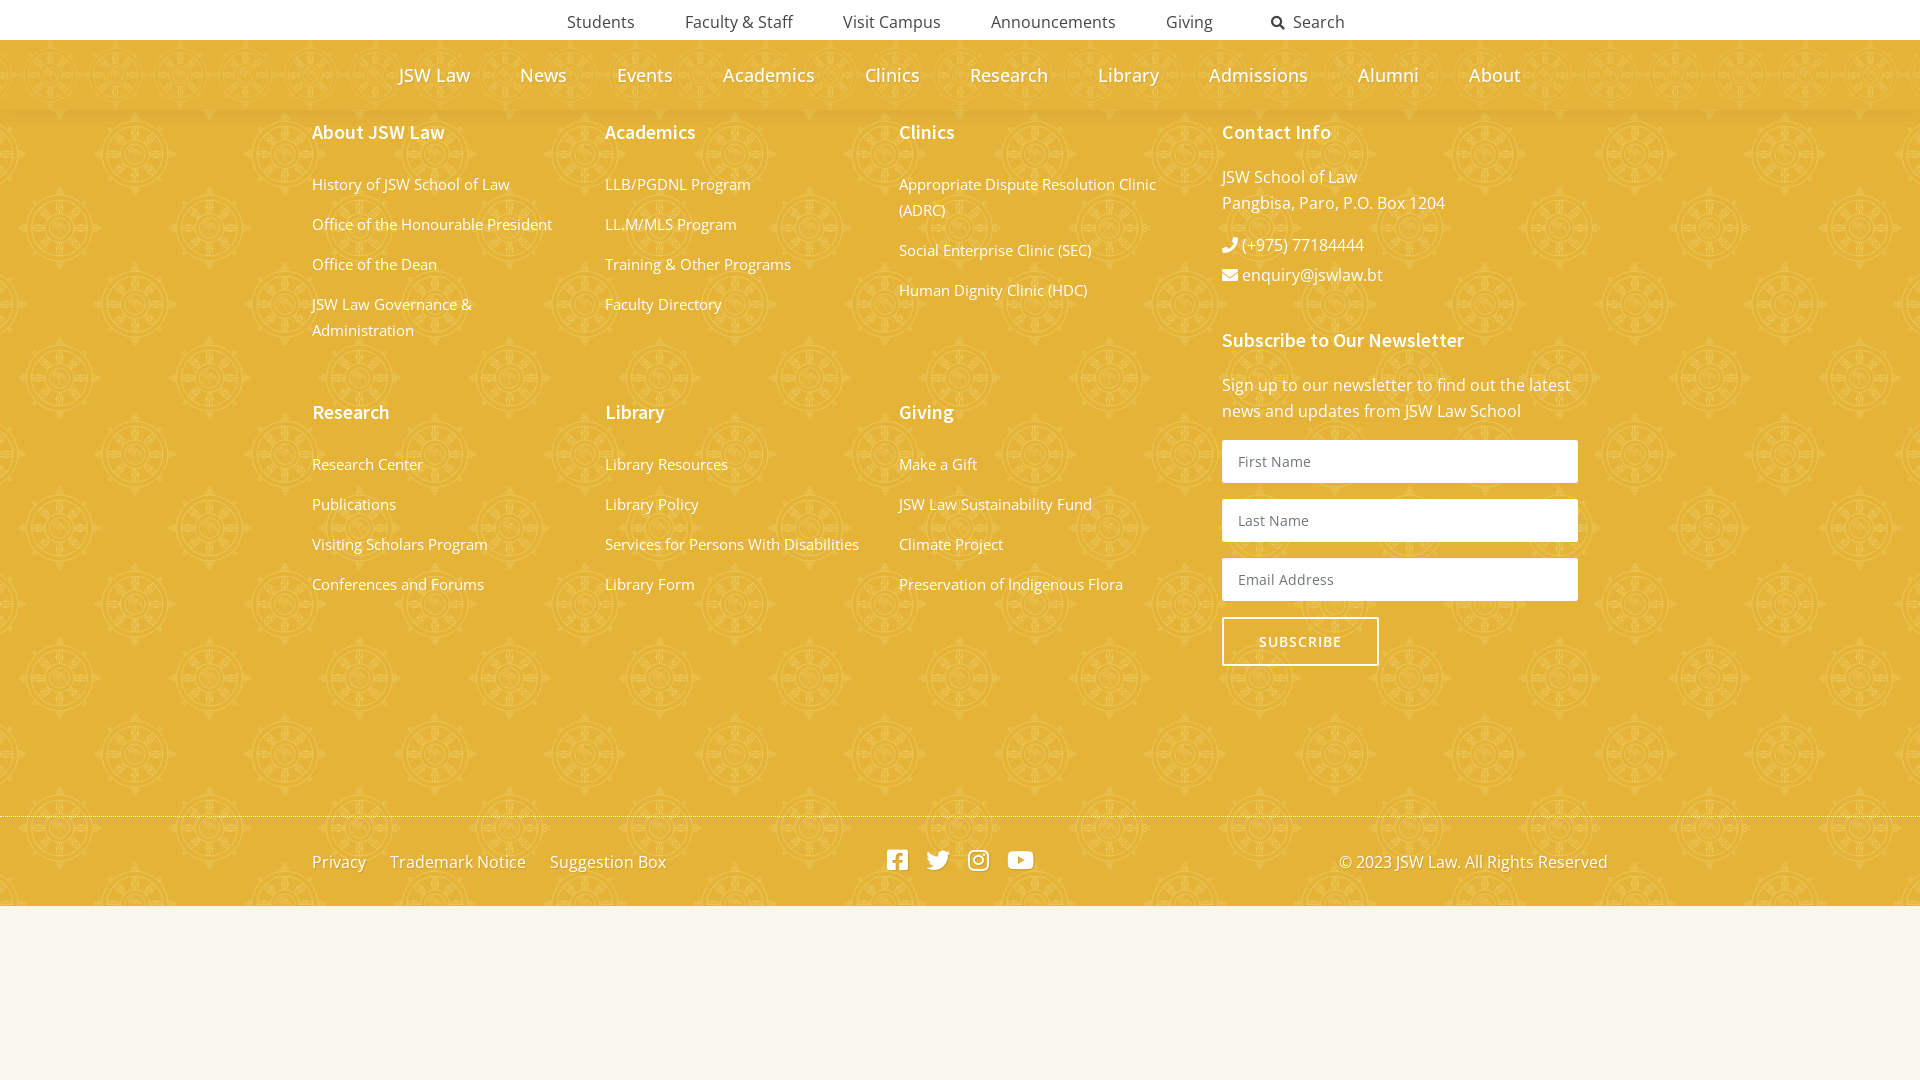  Describe the element at coordinates (652, 503) in the screenshot. I see `'Library Policy'` at that location.